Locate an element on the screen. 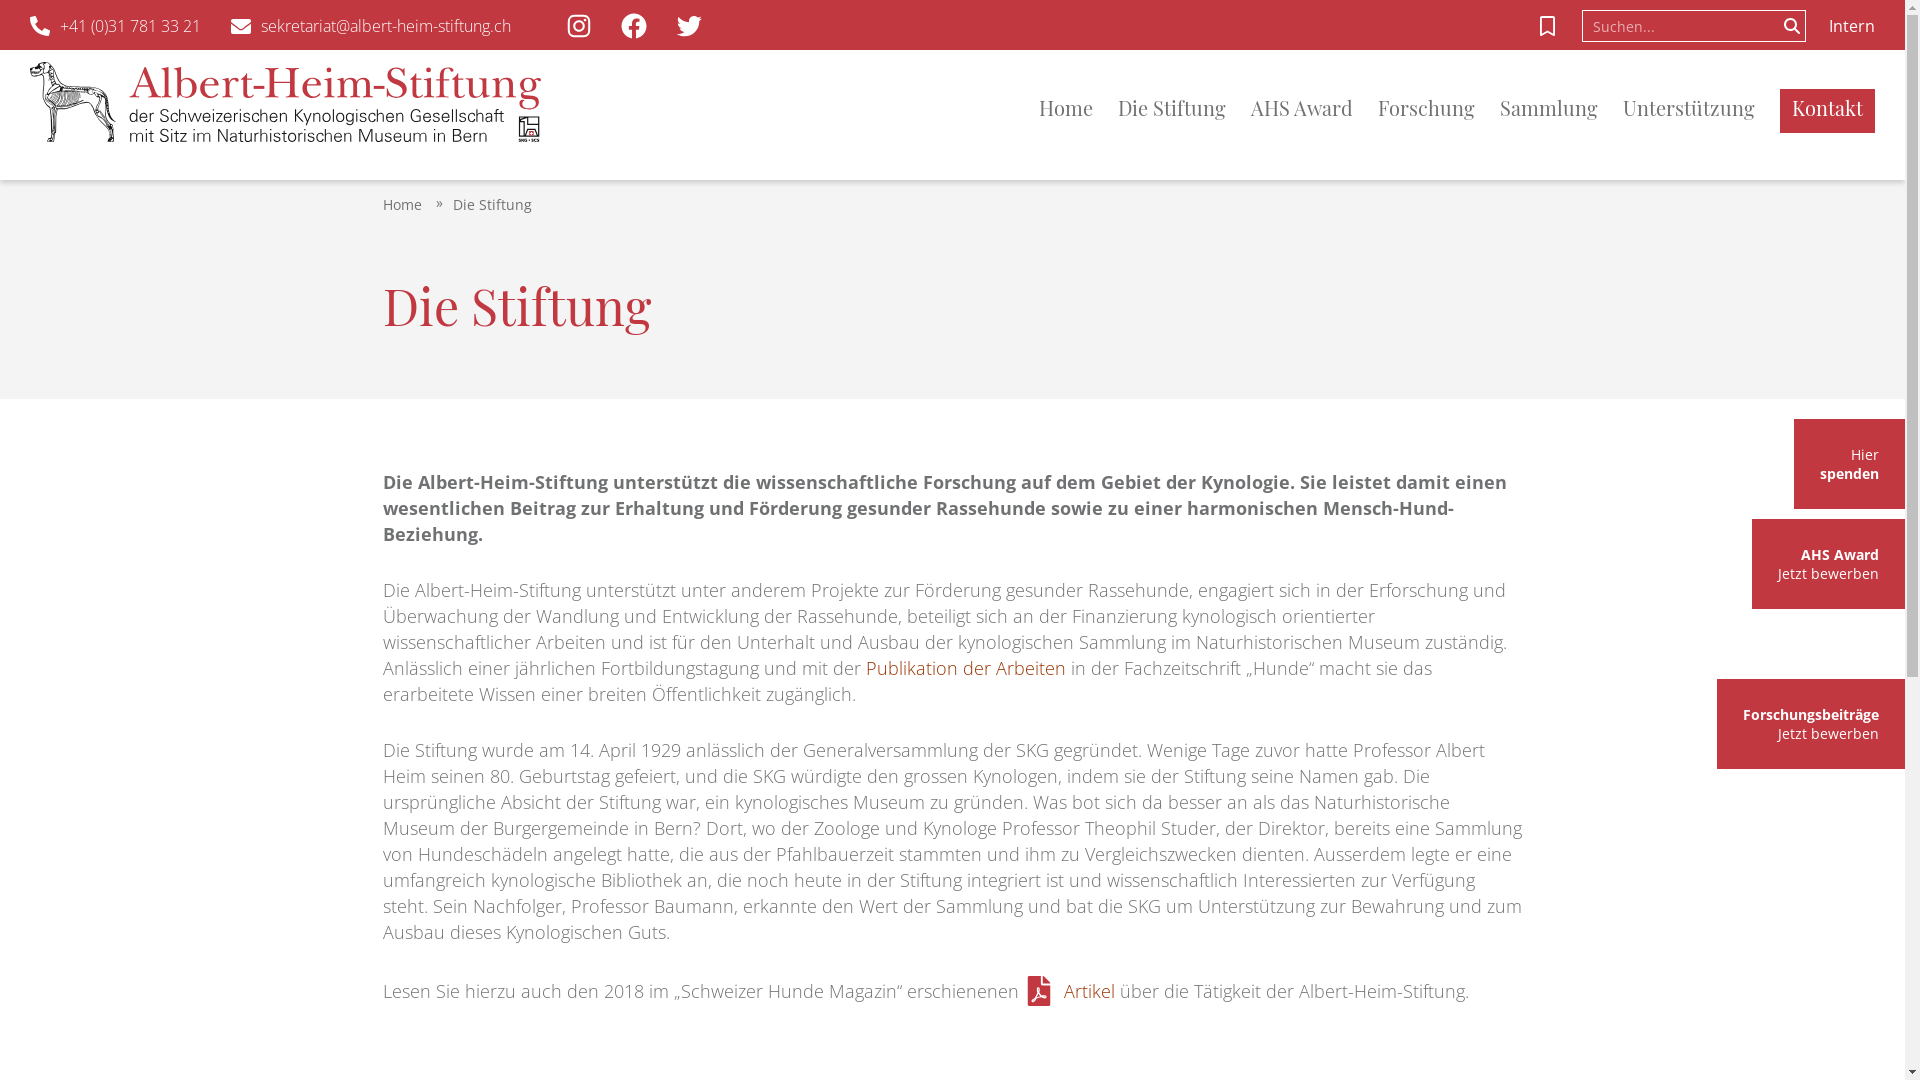 Image resolution: width=1920 pixels, height=1080 pixels. 'Artikel' is located at coordinates (1068, 991).